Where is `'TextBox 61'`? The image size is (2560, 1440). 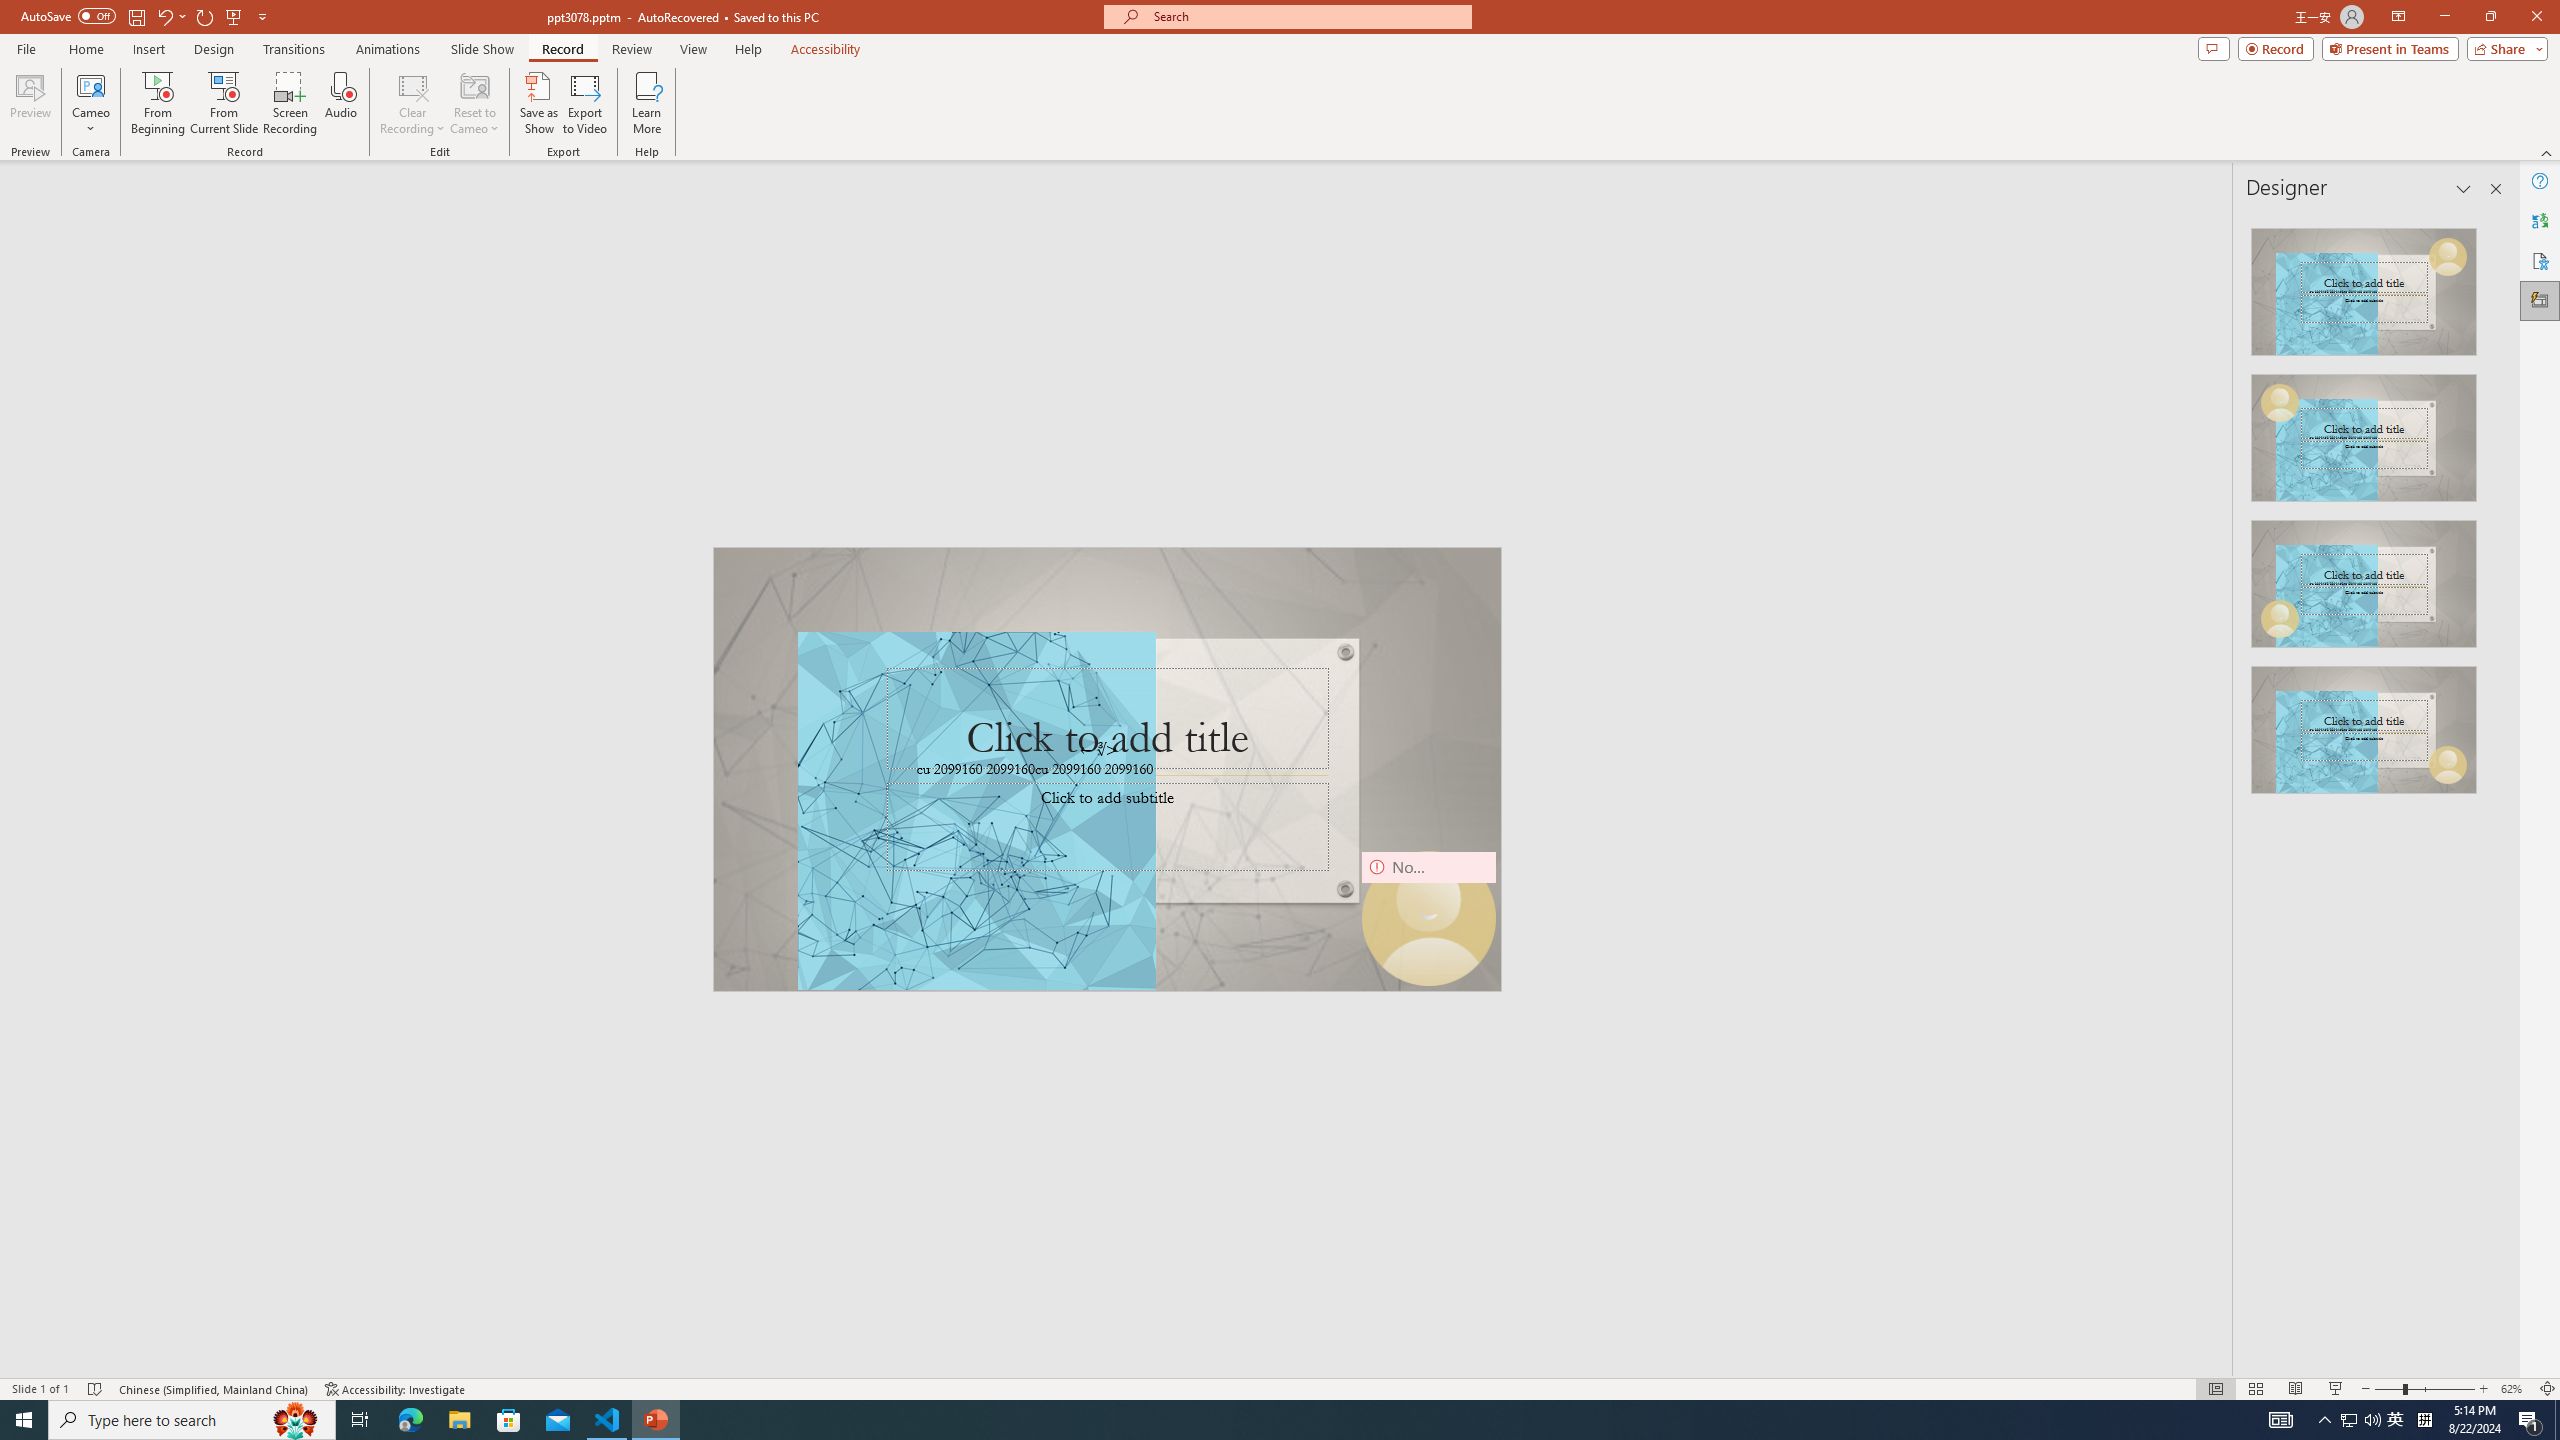
'TextBox 61' is located at coordinates (1104, 770).